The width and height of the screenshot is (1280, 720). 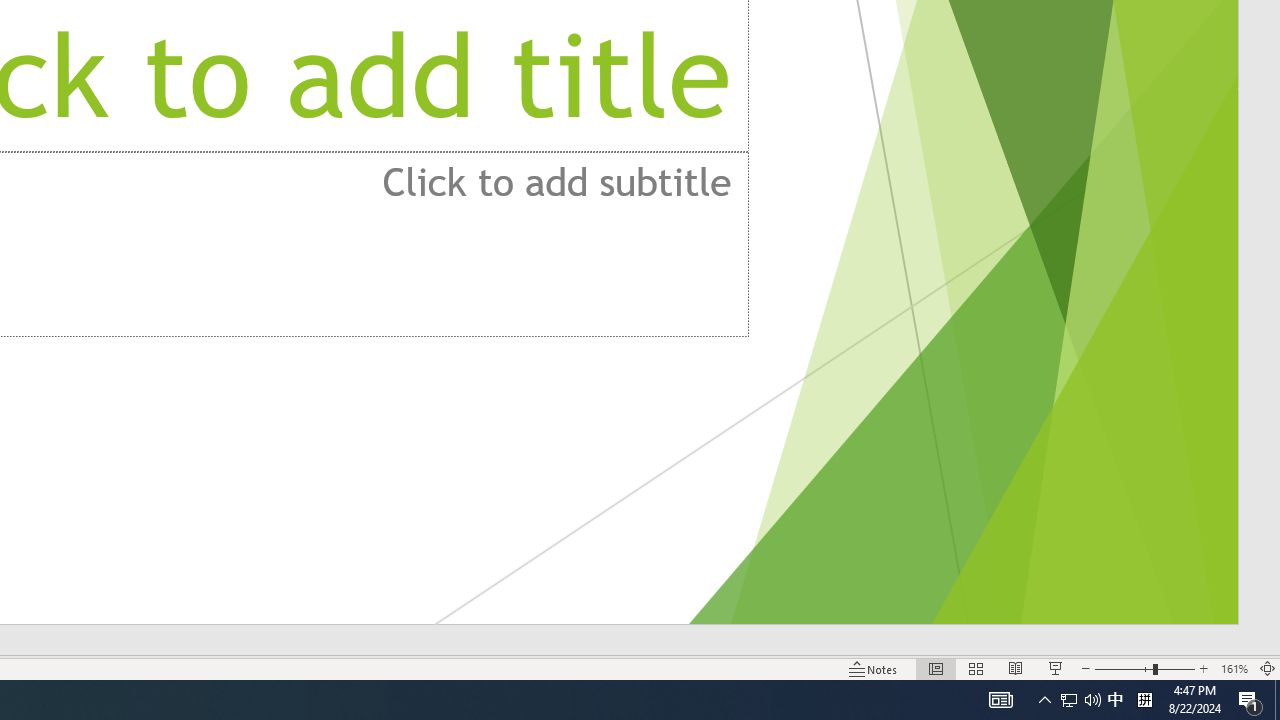 I want to click on 'Notes ', so click(x=874, y=669).